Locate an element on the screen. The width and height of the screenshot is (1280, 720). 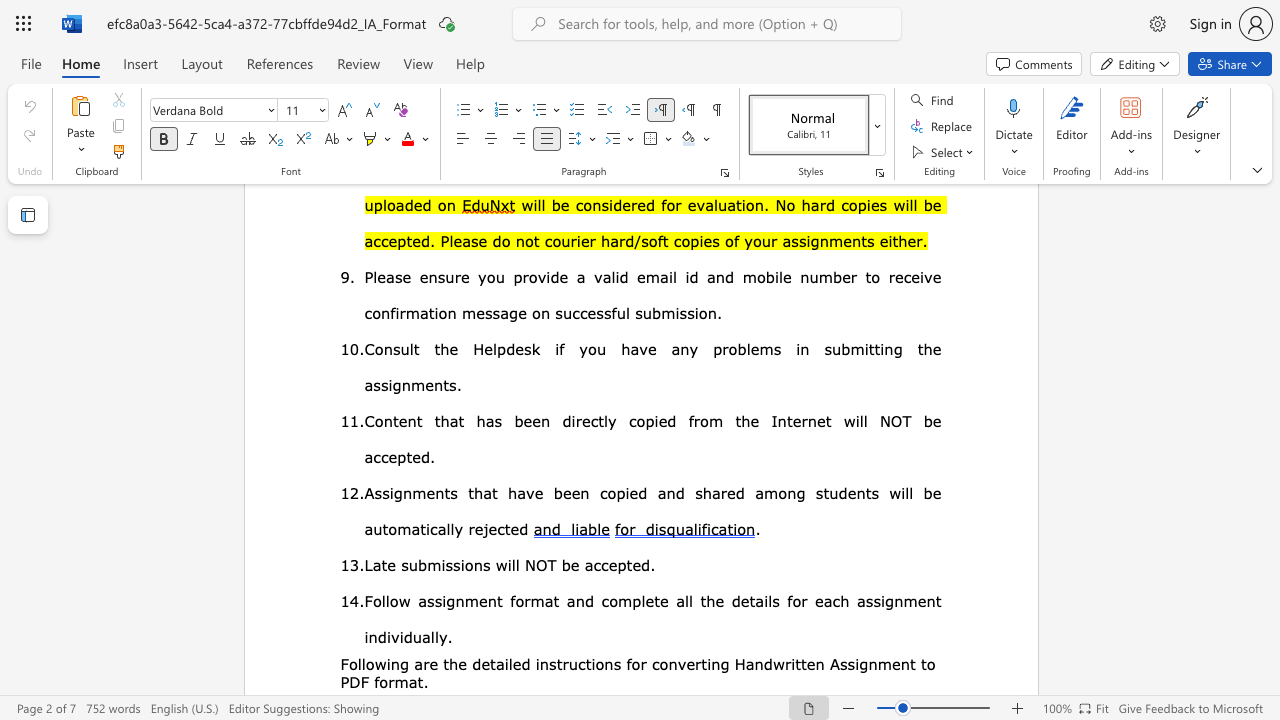
the subset text "ed." within the text "Content that has been directly copied from the Internet will NOT be accepted." is located at coordinates (411, 456).